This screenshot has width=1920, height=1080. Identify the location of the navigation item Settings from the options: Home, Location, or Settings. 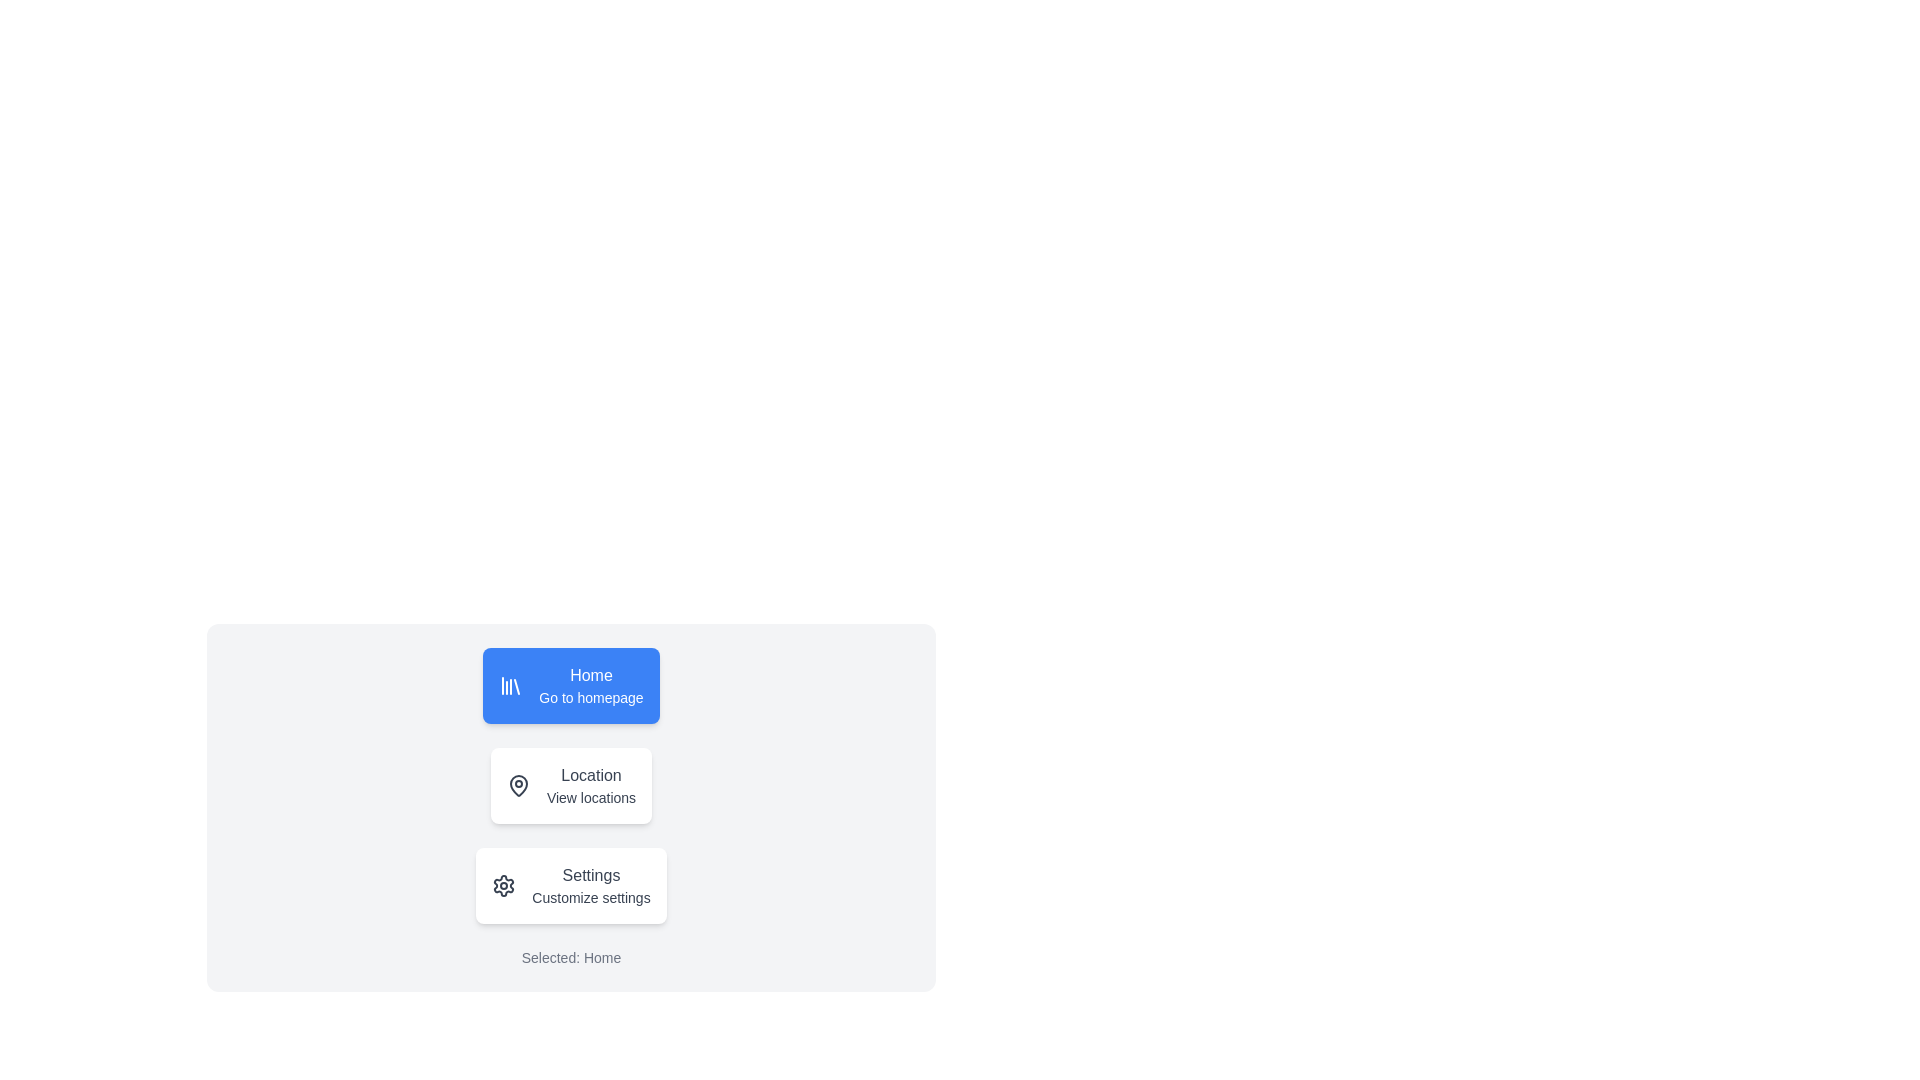
(570, 885).